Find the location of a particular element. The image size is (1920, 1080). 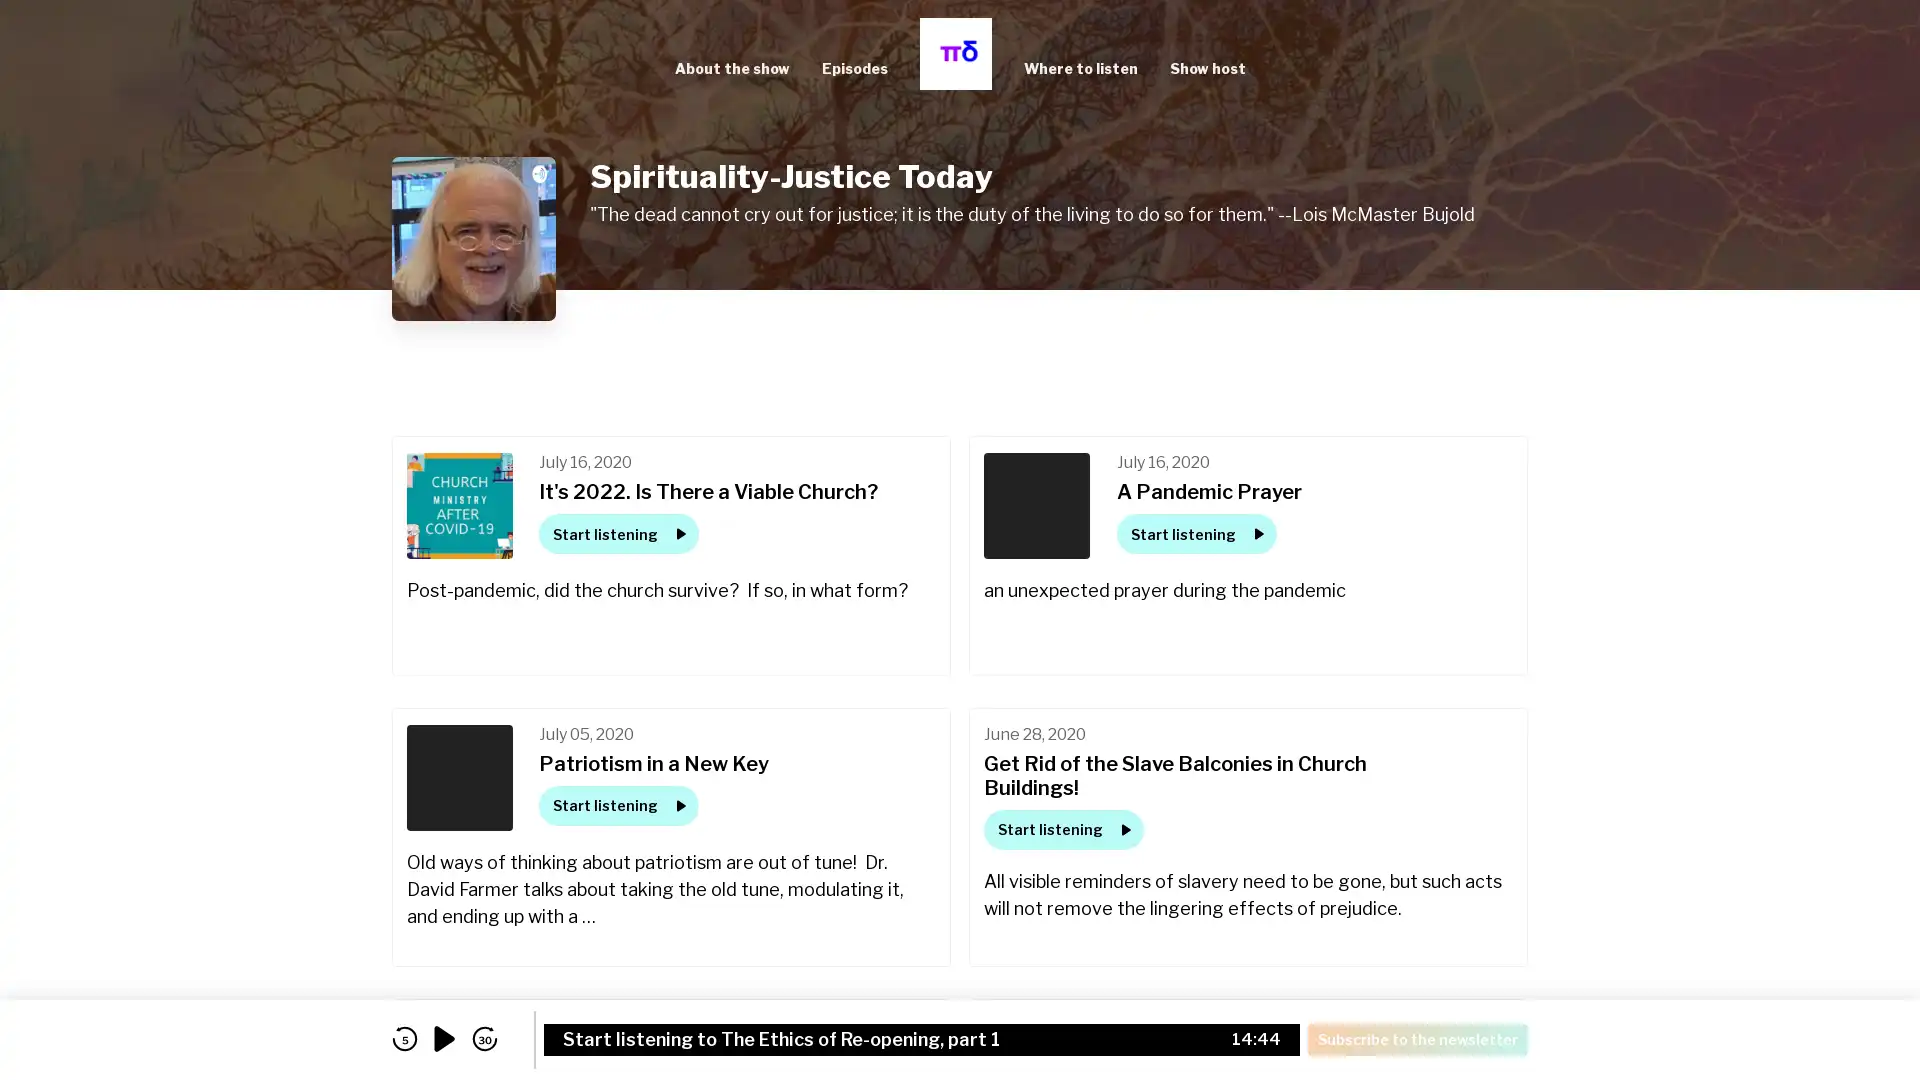

Start listening is located at coordinates (1195, 532).